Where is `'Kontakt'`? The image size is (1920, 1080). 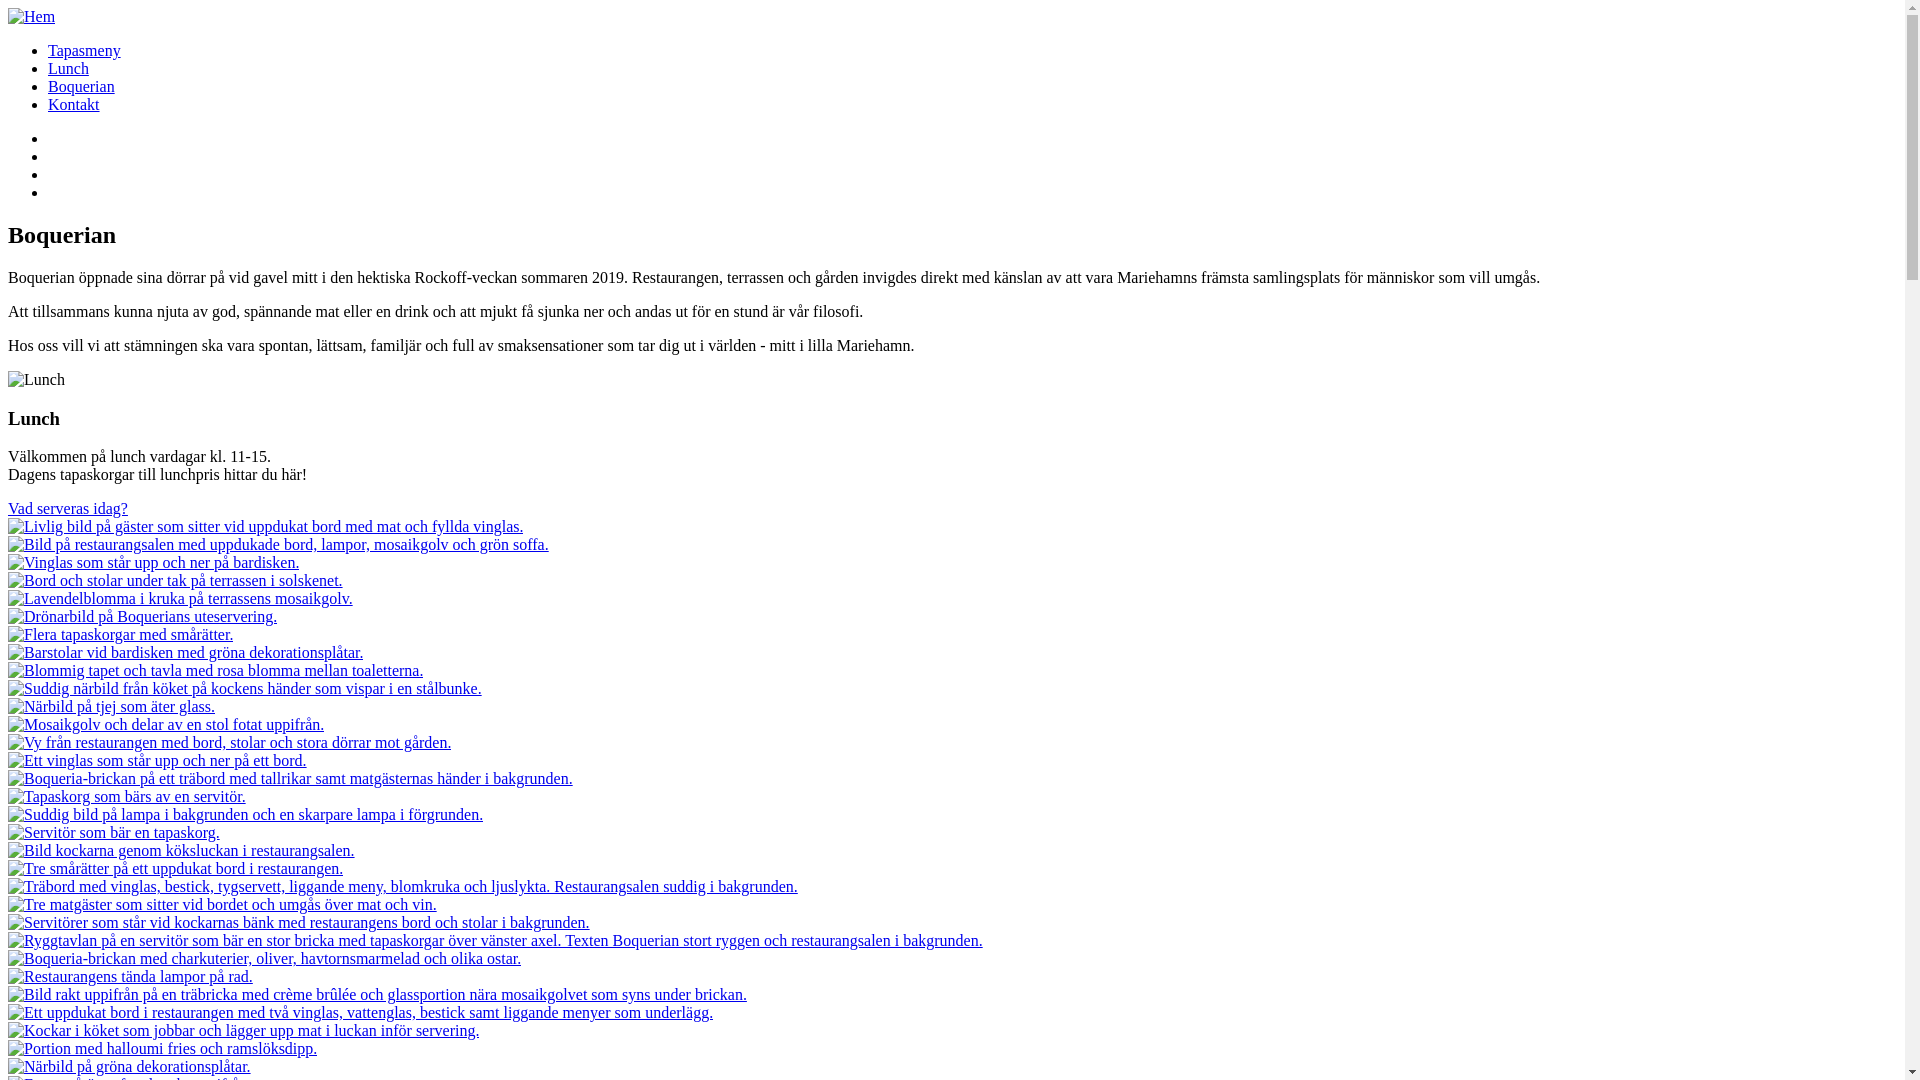
'Kontakt' is located at coordinates (73, 104).